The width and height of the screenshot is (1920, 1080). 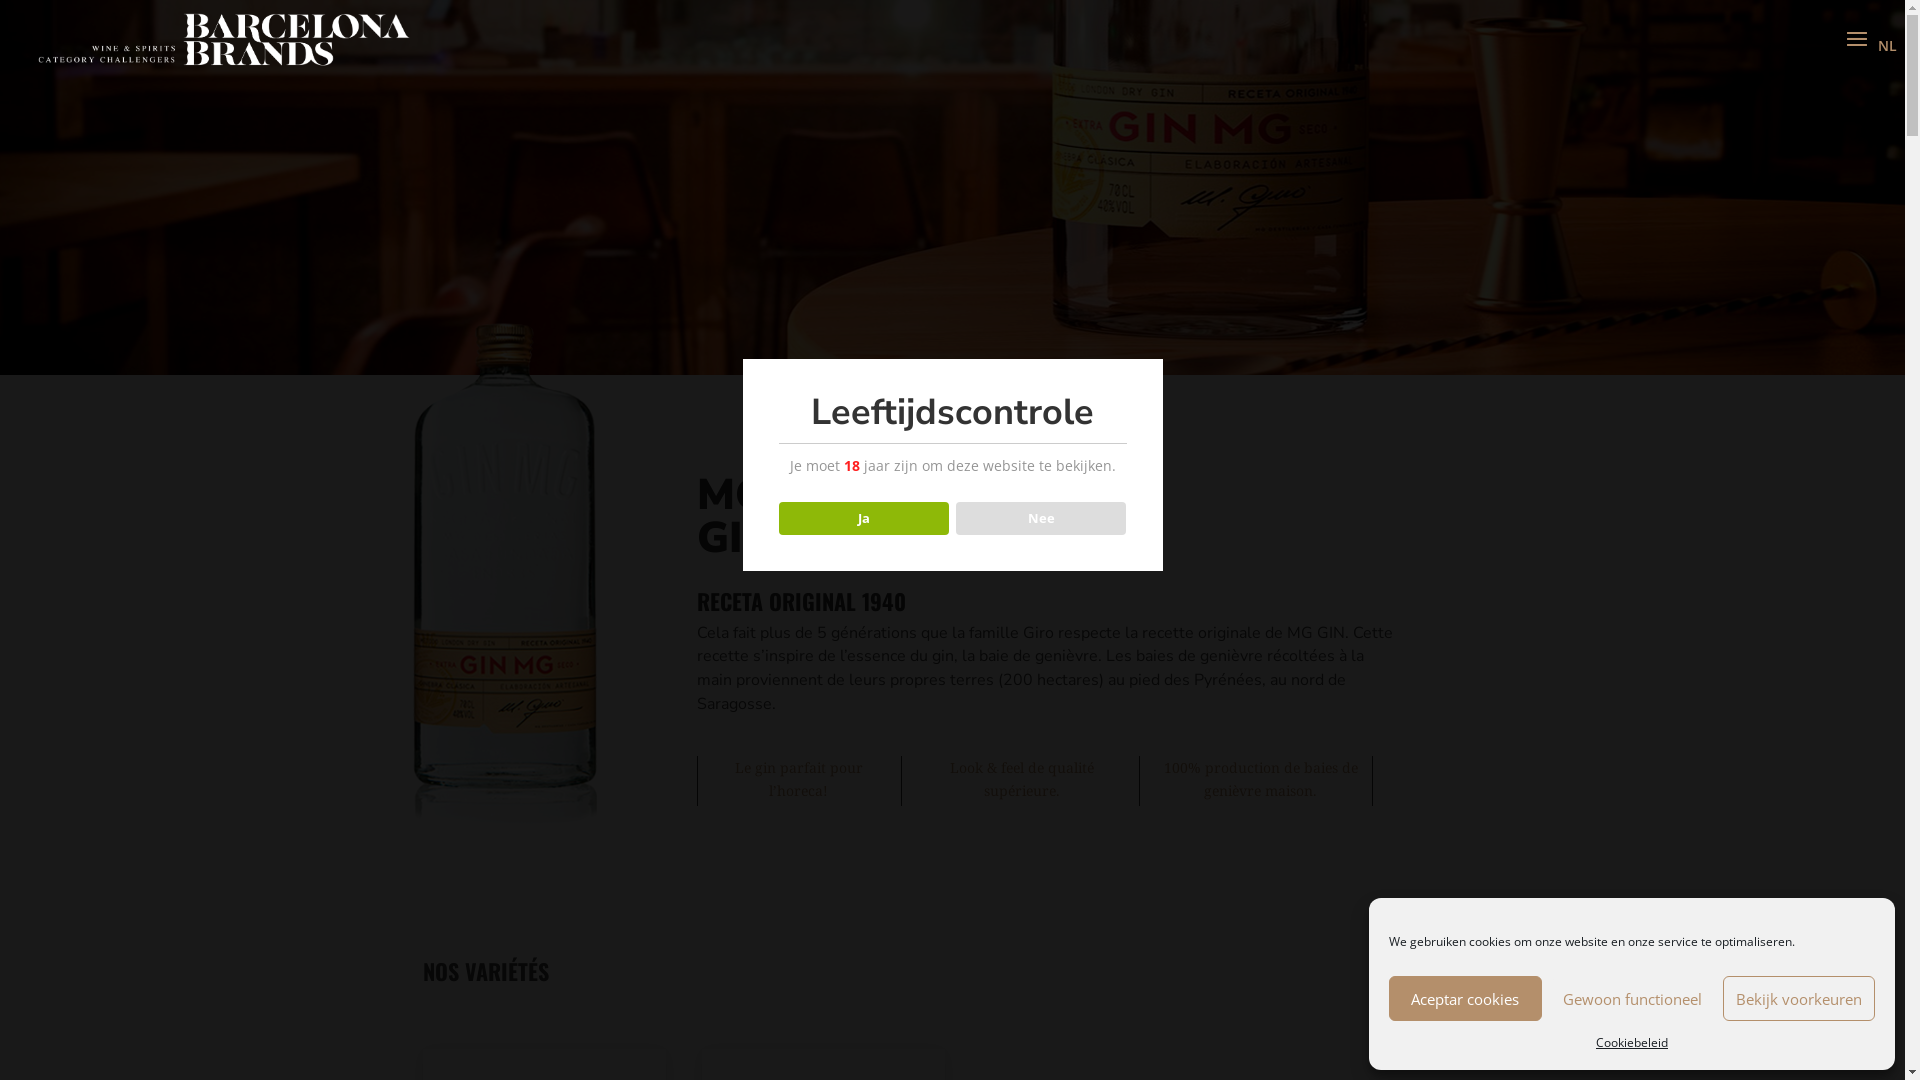 What do you see at coordinates (1465, 998) in the screenshot?
I see `'Aceptar cookies'` at bounding box center [1465, 998].